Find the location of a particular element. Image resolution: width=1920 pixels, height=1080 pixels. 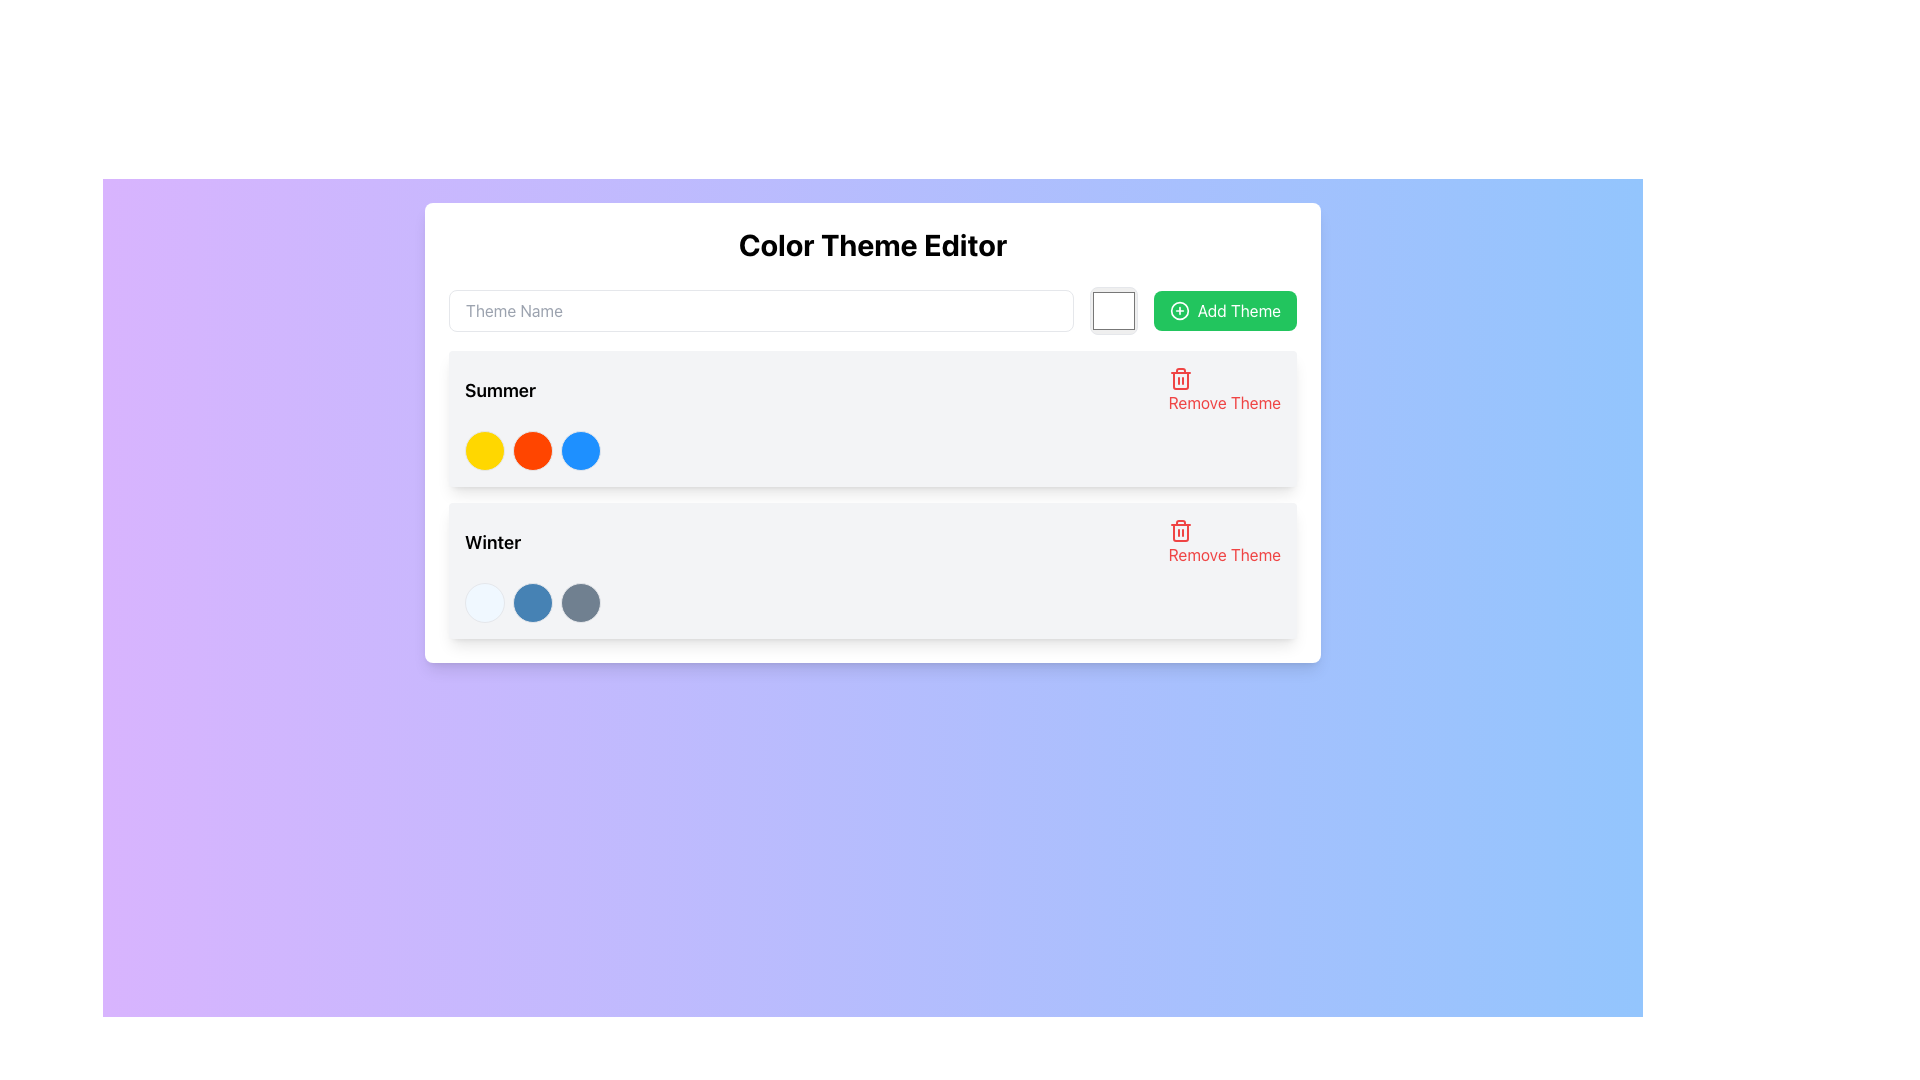

text of the Label or heading located at the top of the card-like UI component, which serves as the title indicating the purpose of the content below is located at coordinates (873, 244).